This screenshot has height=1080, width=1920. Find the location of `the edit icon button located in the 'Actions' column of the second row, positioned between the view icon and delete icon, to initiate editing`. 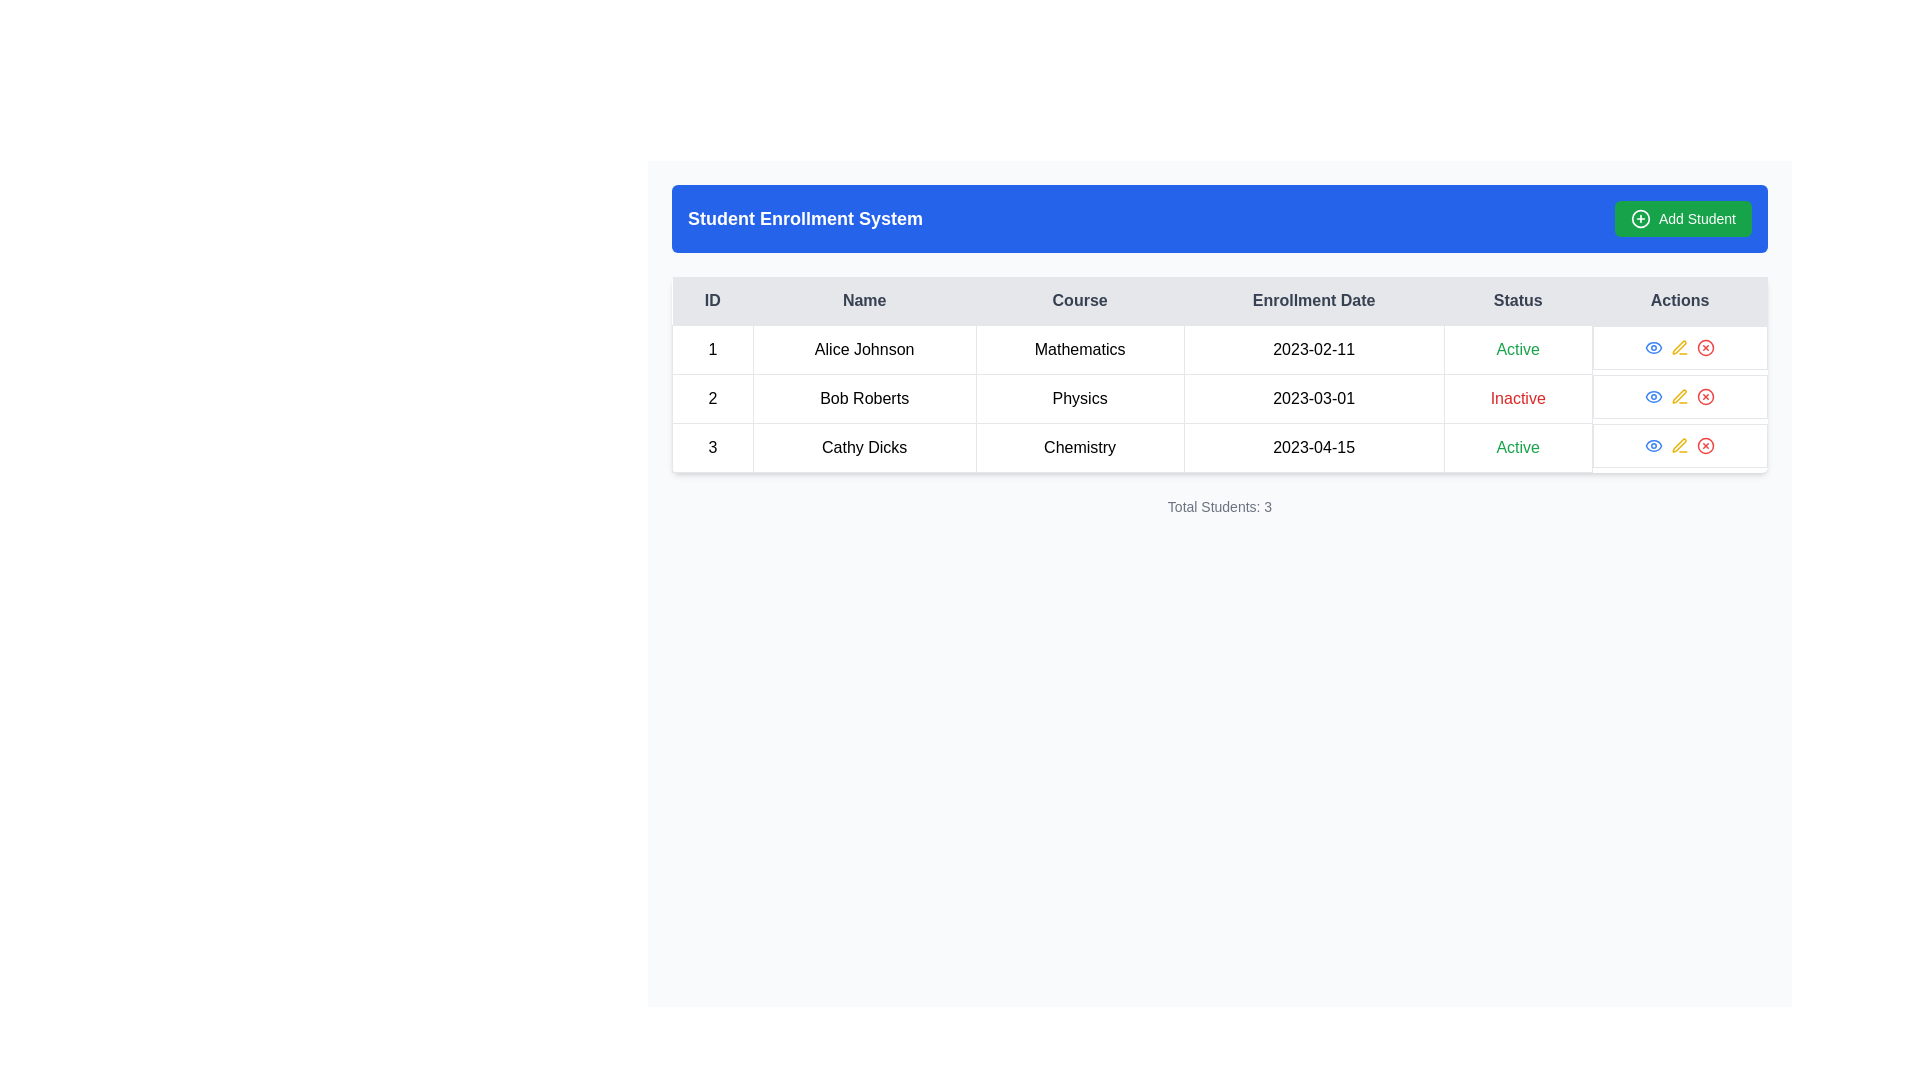

the edit icon button located in the 'Actions' column of the second row, positioned between the view icon and delete icon, to initiate editing is located at coordinates (1680, 346).